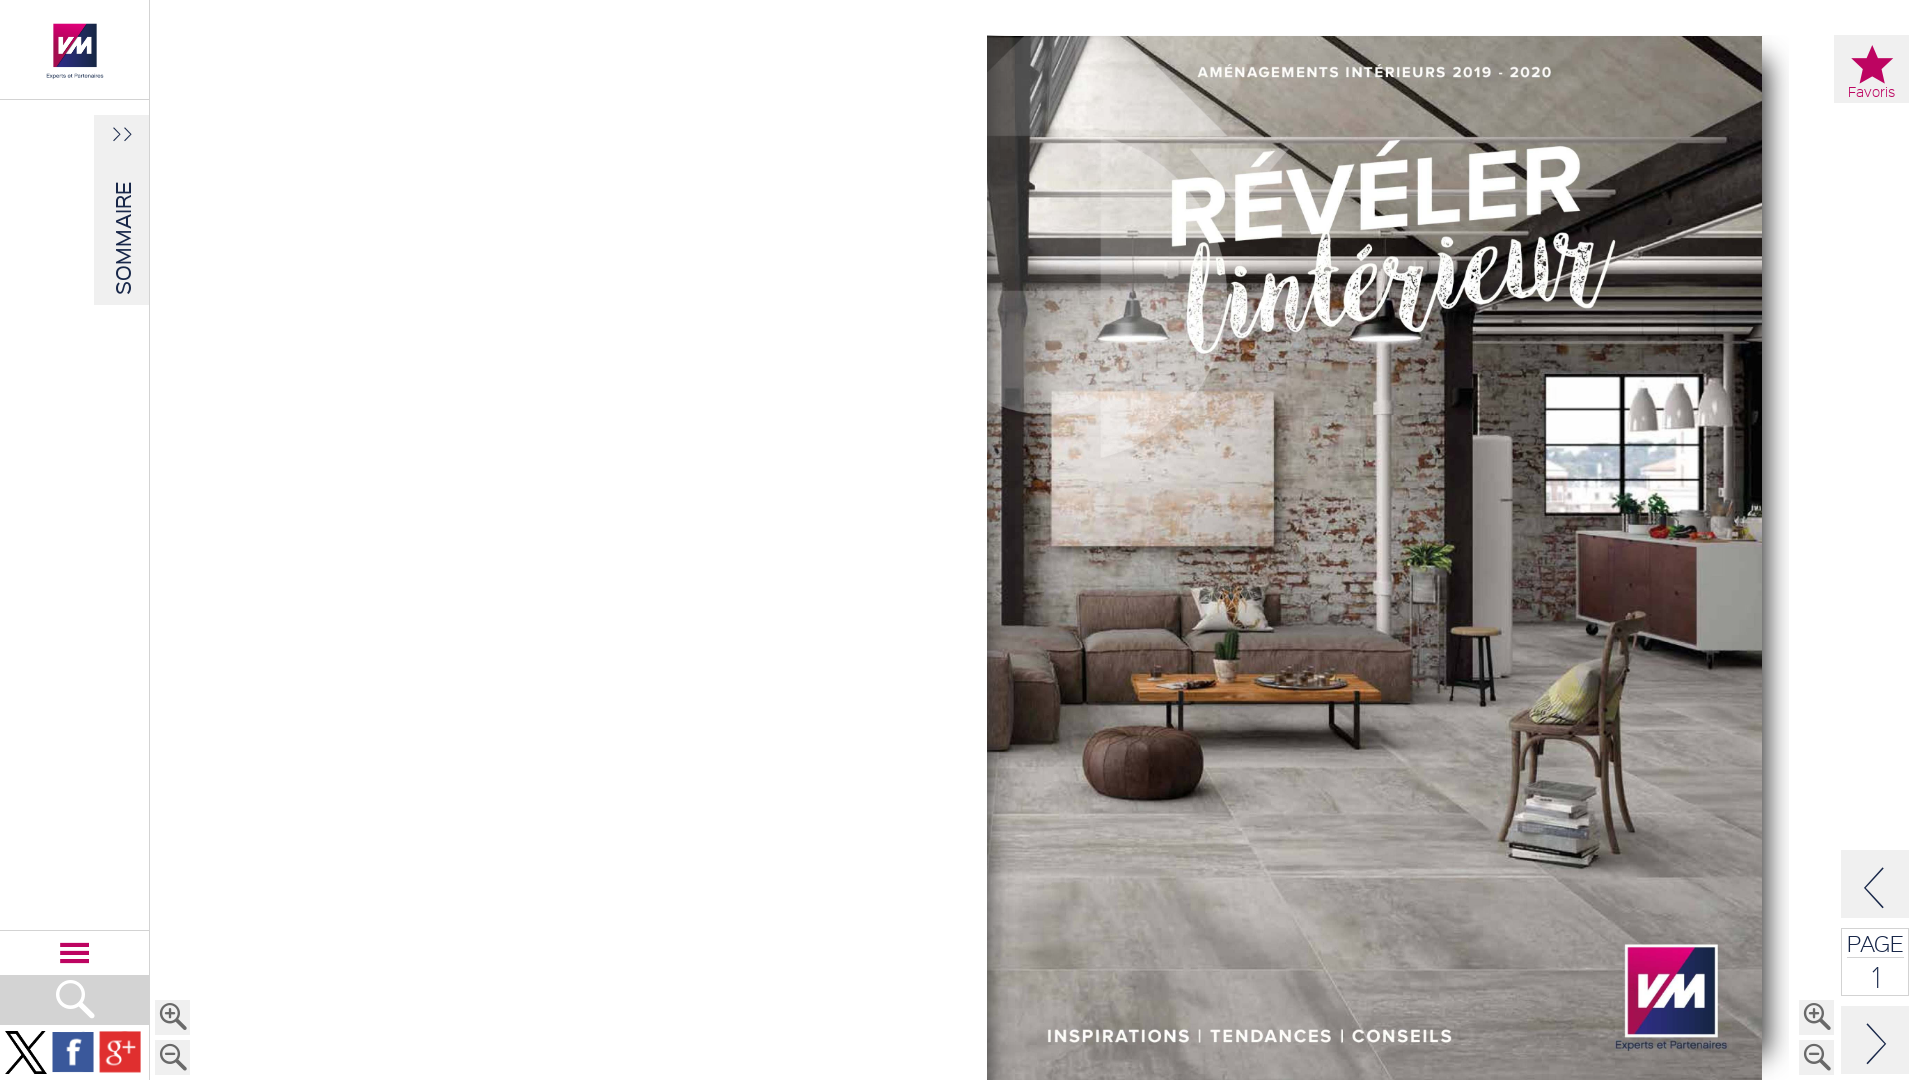 Image resolution: width=1920 pixels, height=1080 pixels. What do you see at coordinates (1875, 974) in the screenshot?
I see `'1'` at bounding box center [1875, 974].